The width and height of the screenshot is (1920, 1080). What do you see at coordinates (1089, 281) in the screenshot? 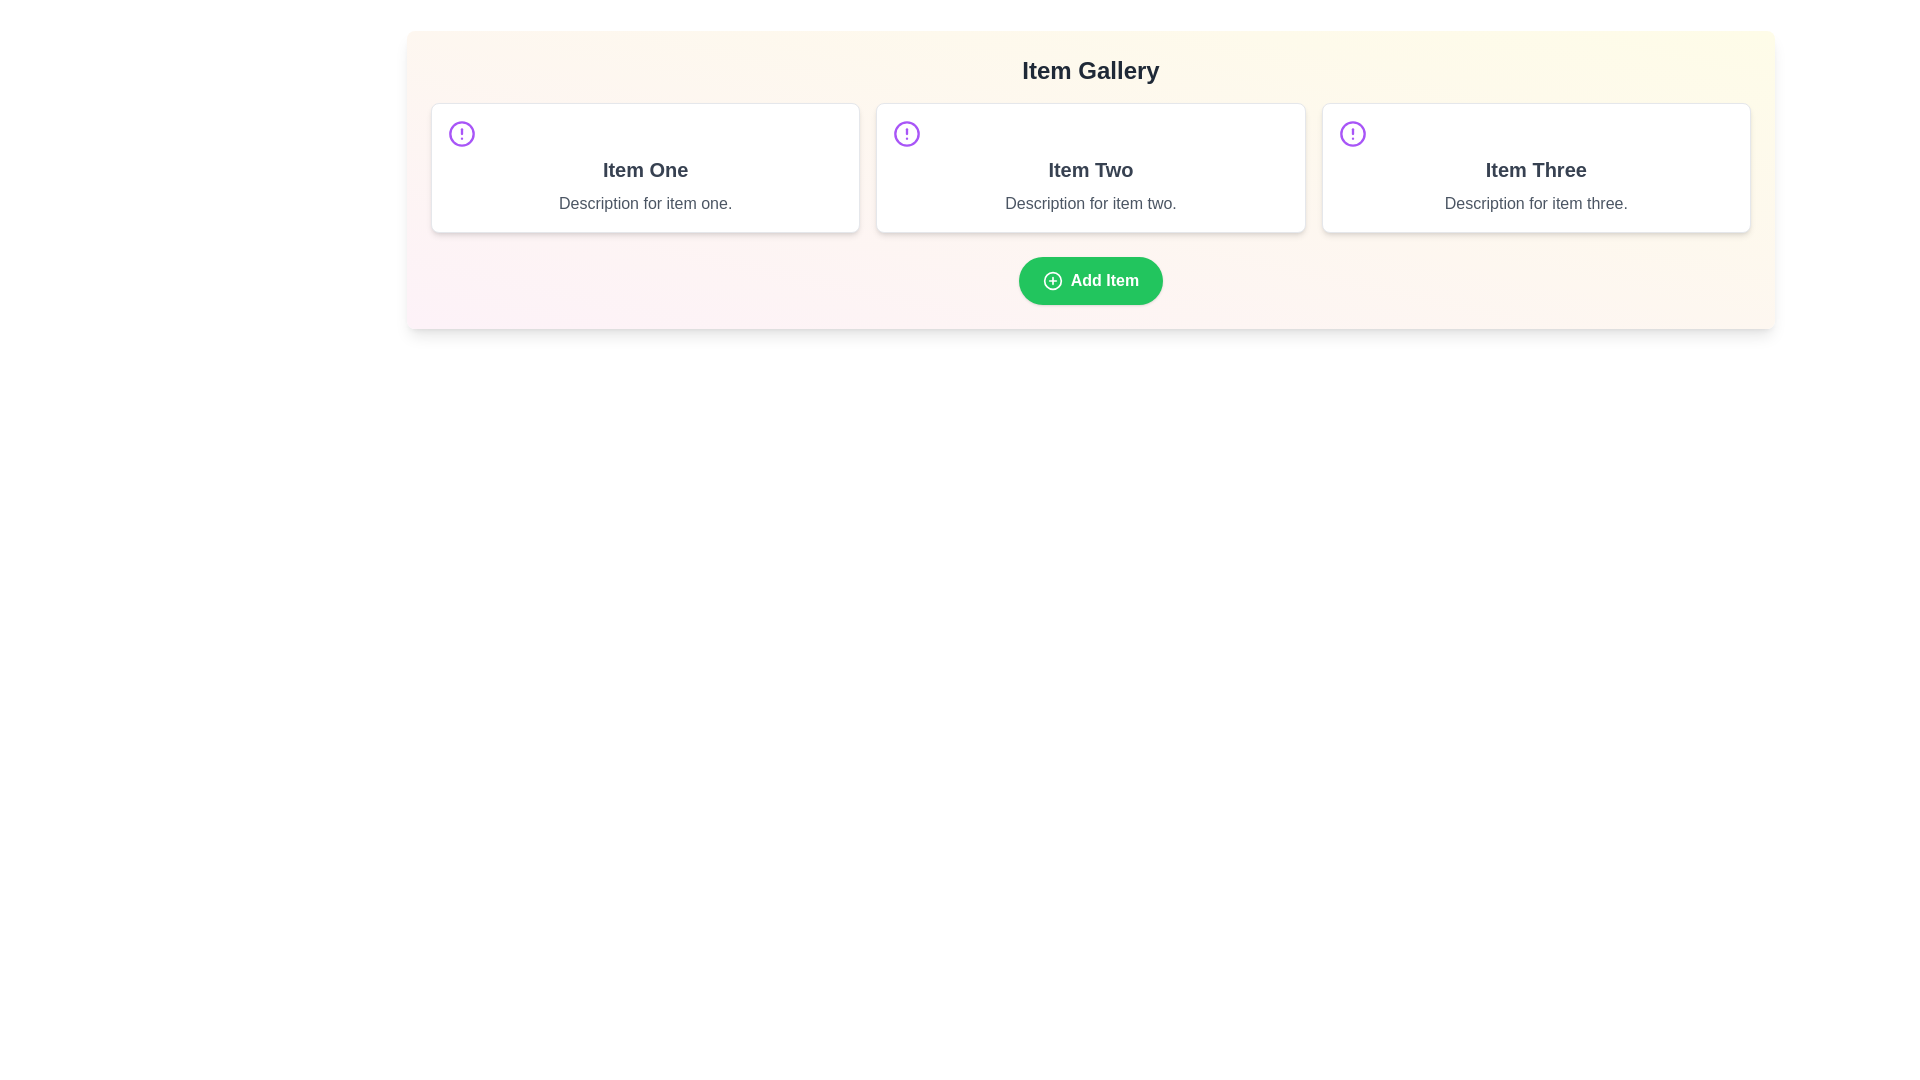
I see `the button located below the gallery of items 'Item One', 'Item Two', and 'Item Three'` at bounding box center [1089, 281].